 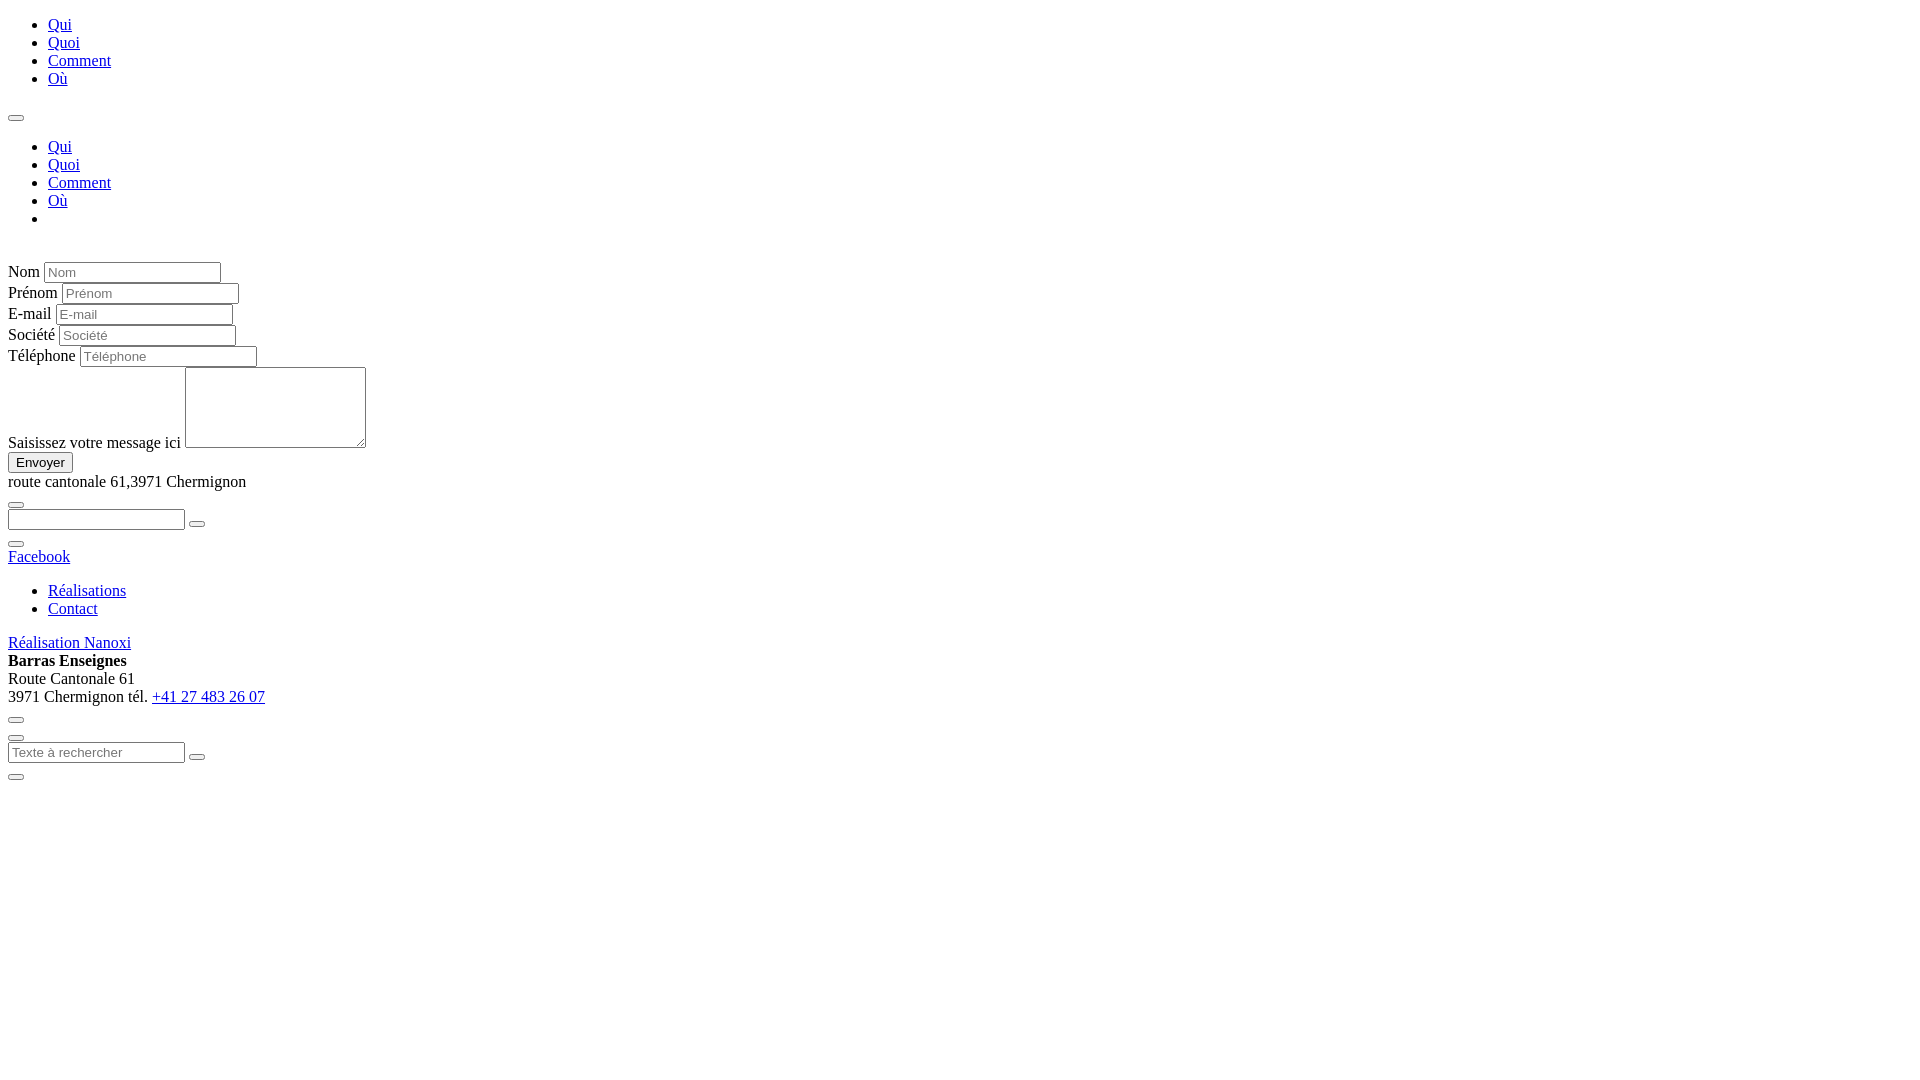 What do you see at coordinates (48, 42) in the screenshot?
I see `'Quoi'` at bounding box center [48, 42].